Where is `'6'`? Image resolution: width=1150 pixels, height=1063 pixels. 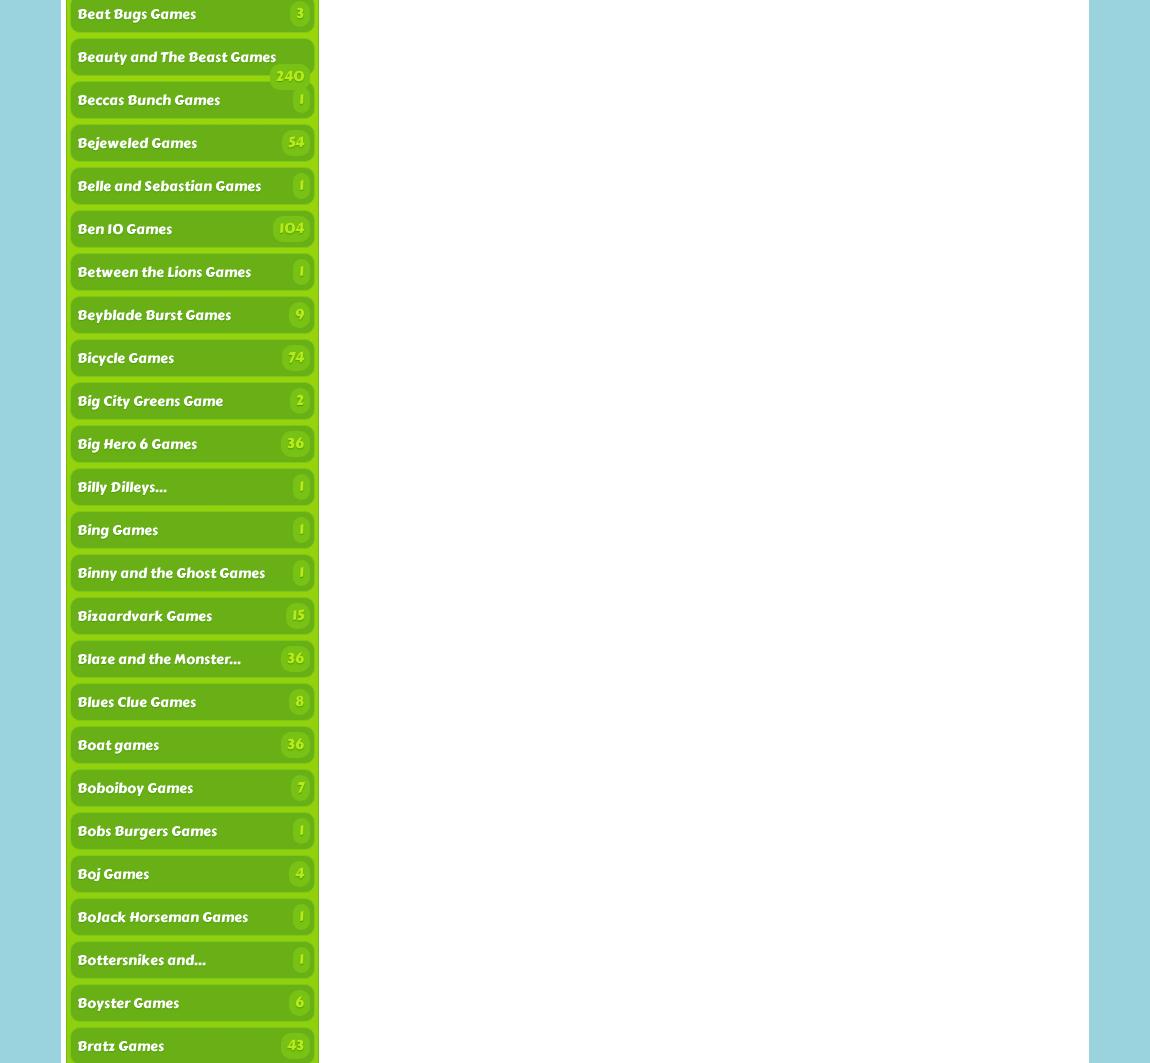 '6' is located at coordinates (294, 1001).